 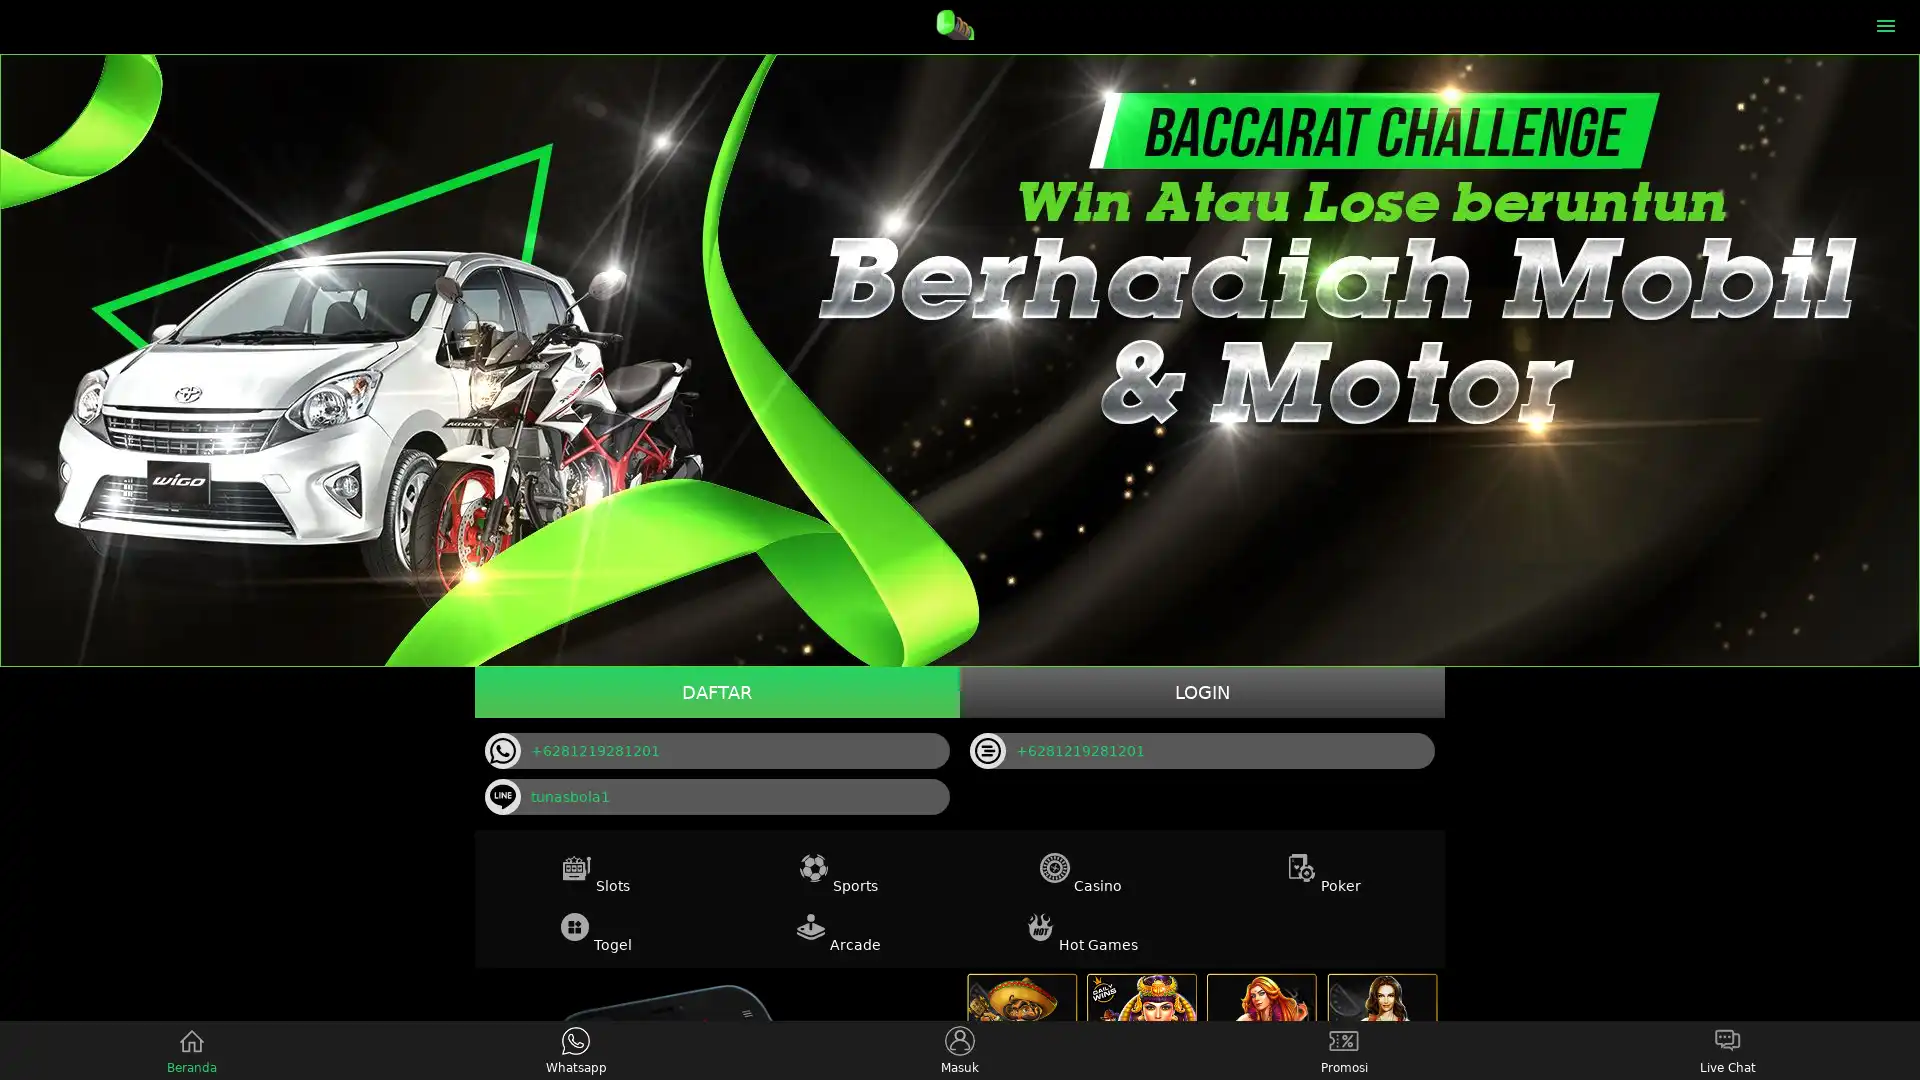 I want to click on Previous item in carousel (1 of 1), so click(x=16, y=360).